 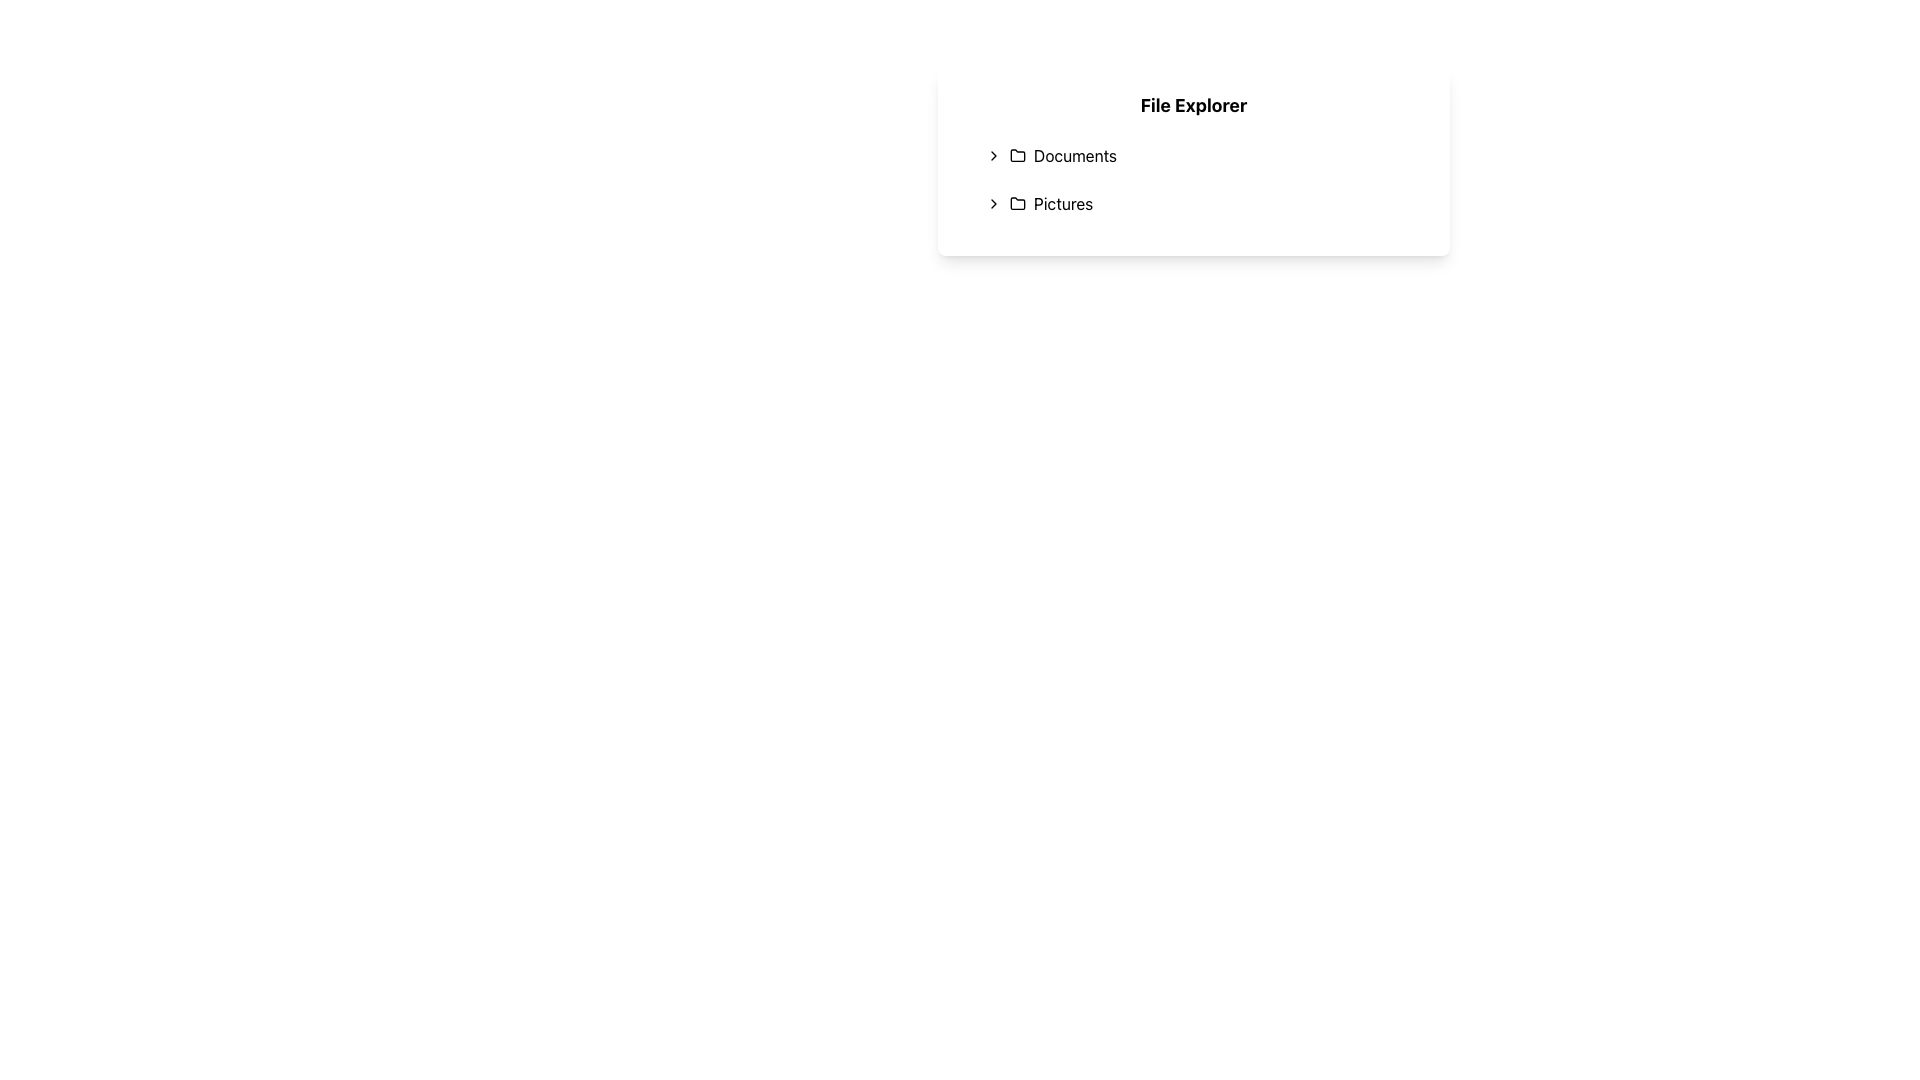 I want to click on the 'Documents' folder icon, so click(x=1017, y=153).